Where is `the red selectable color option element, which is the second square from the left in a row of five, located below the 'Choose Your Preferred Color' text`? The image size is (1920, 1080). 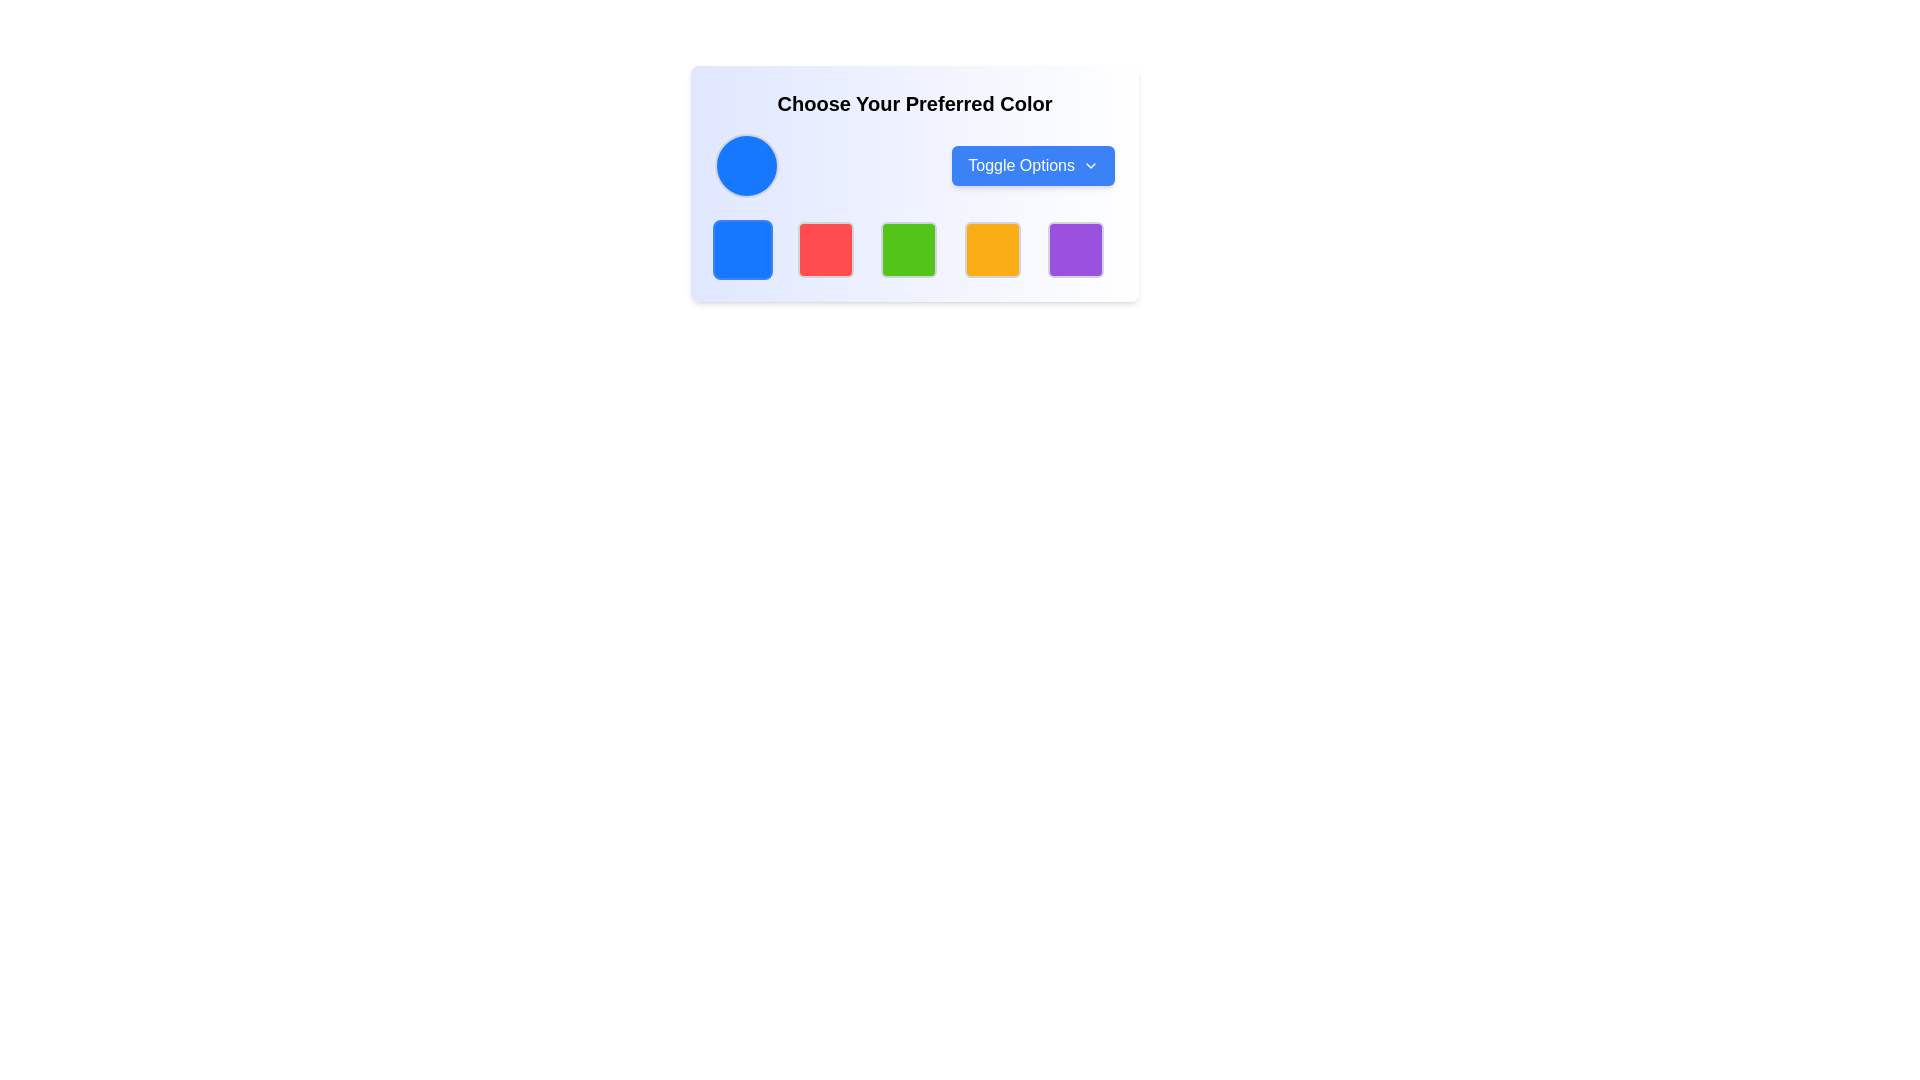
the red selectable color option element, which is the second square from the left in a row of five, located below the 'Choose Your Preferred Color' text is located at coordinates (826, 249).